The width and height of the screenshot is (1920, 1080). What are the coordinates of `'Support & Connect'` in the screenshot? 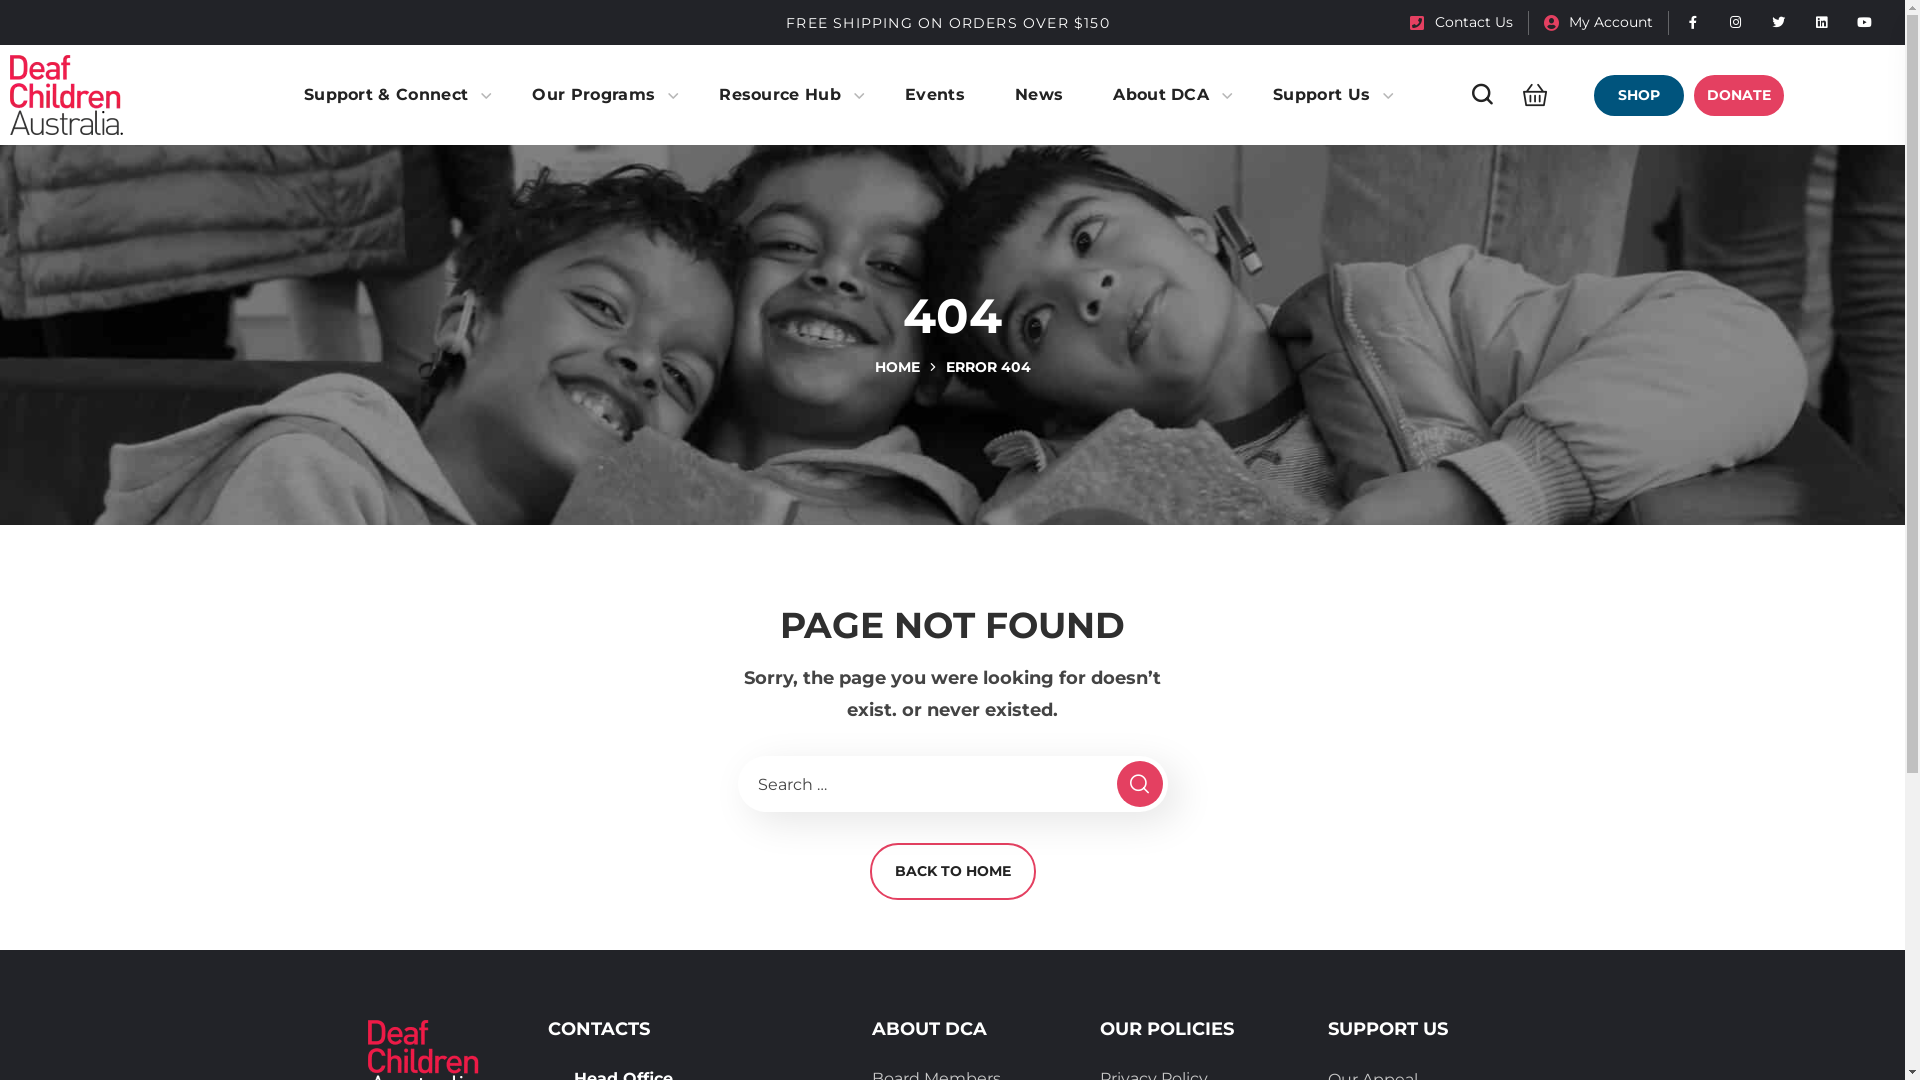 It's located at (277, 95).